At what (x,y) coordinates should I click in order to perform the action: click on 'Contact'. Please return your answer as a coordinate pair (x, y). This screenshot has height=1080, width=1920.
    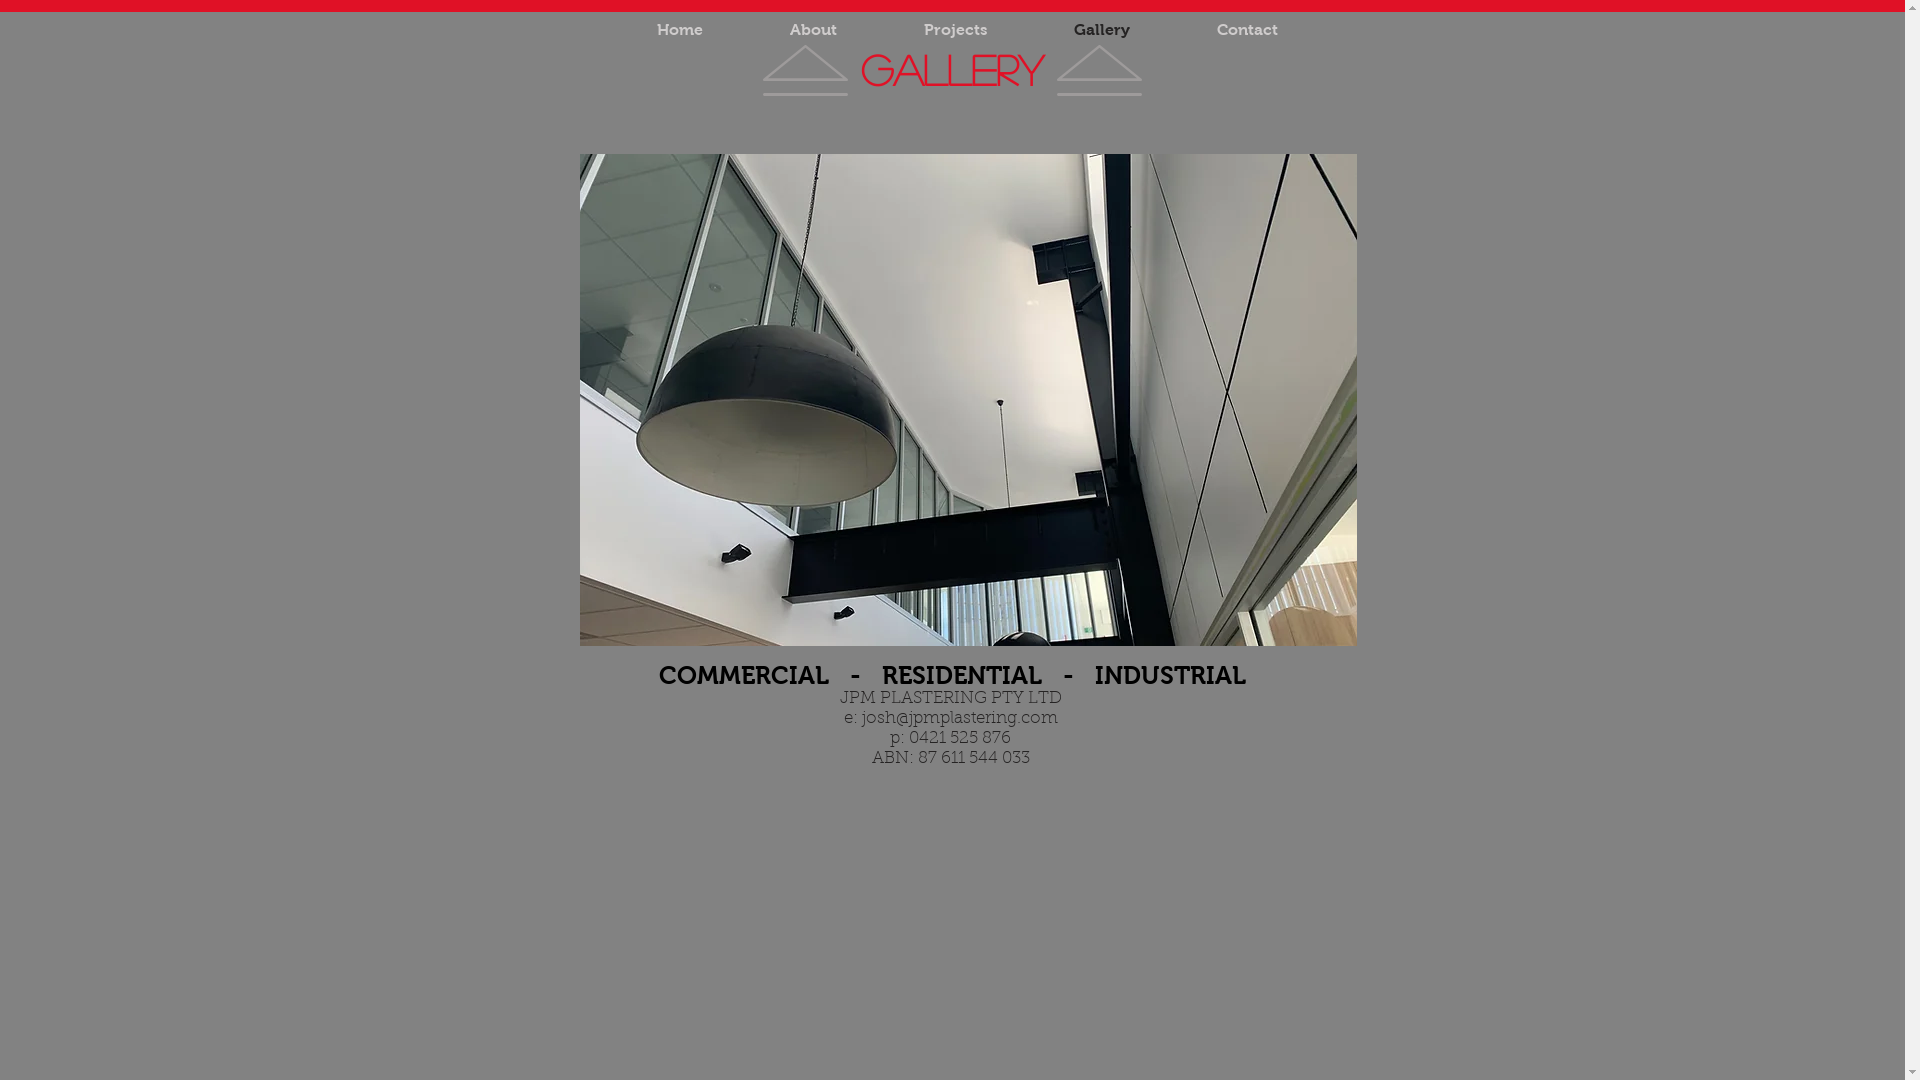
    Looking at the image, I should click on (1247, 30).